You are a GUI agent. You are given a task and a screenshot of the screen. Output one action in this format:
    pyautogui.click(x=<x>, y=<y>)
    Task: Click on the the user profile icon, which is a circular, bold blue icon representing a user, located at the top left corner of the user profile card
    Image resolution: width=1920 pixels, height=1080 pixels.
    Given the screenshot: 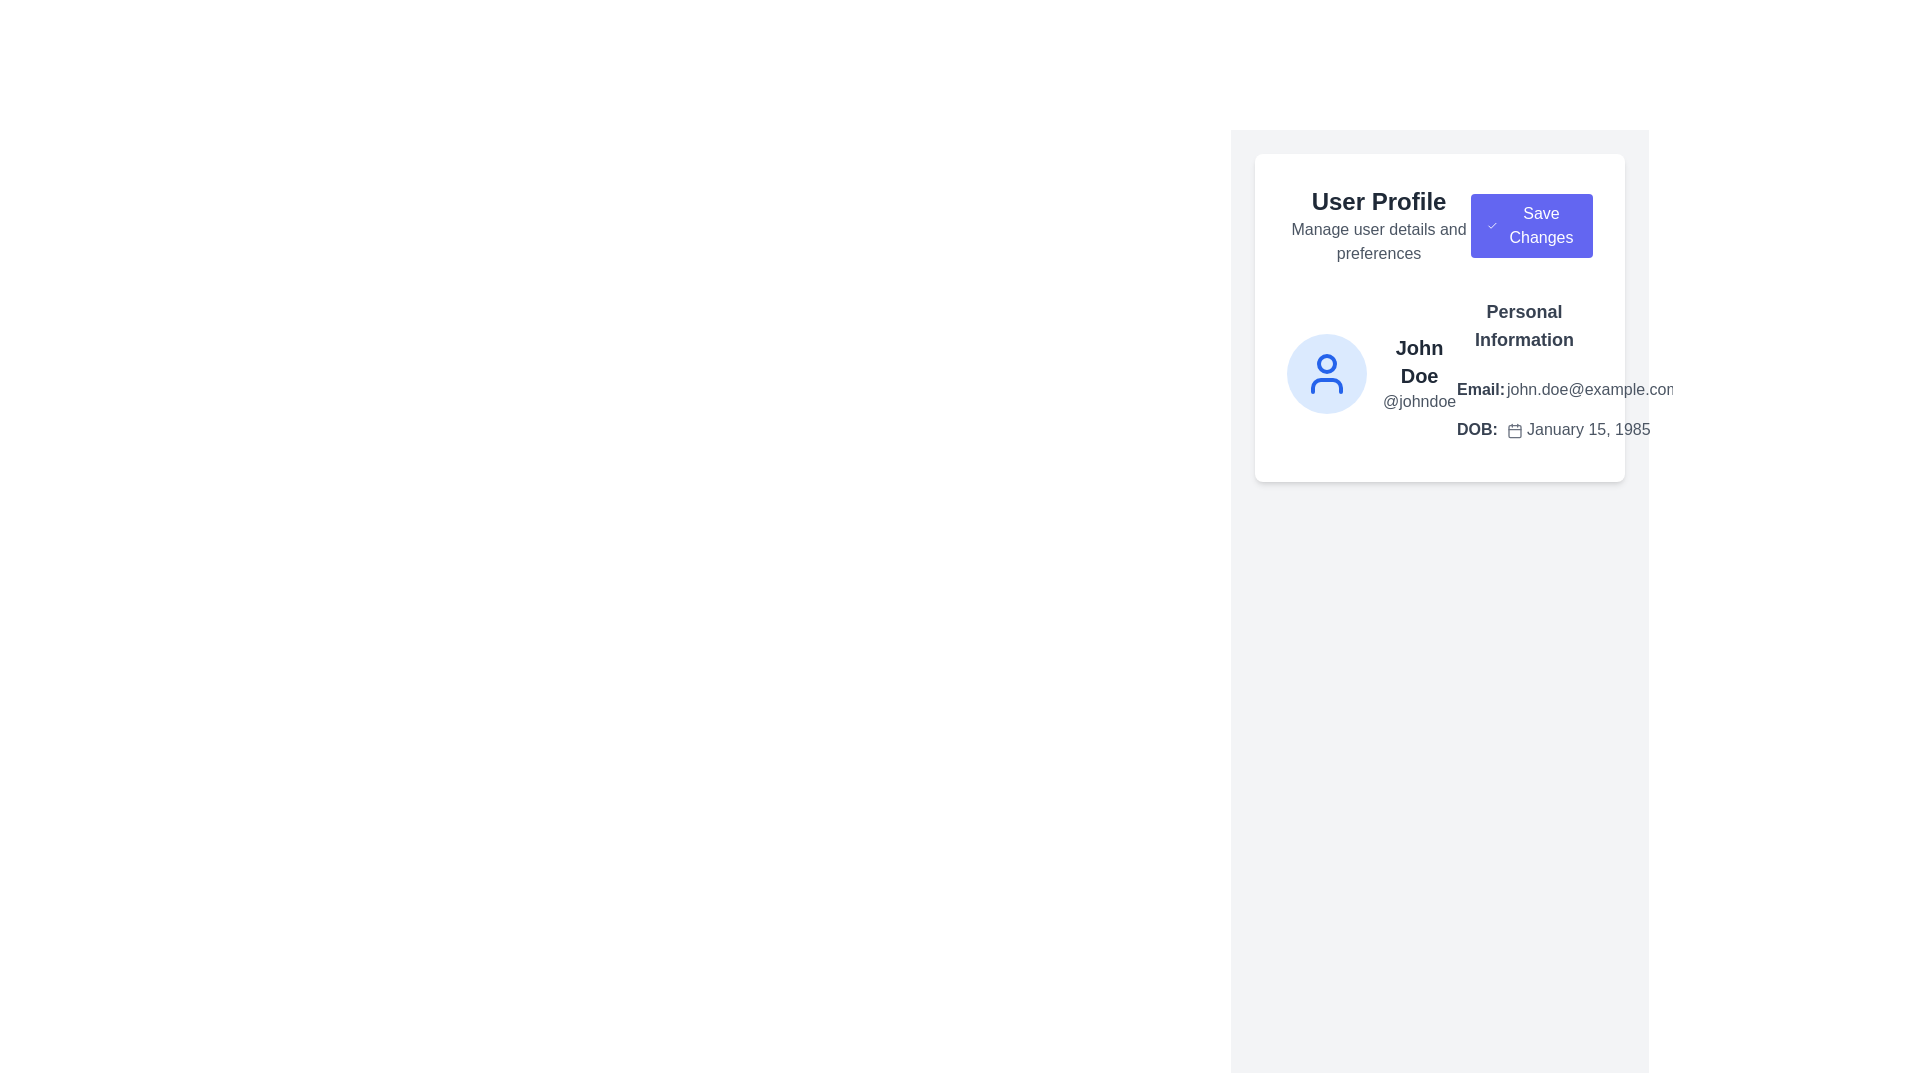 What is the action you would take?
    pyautogui.click(x=1326, y=374)
    